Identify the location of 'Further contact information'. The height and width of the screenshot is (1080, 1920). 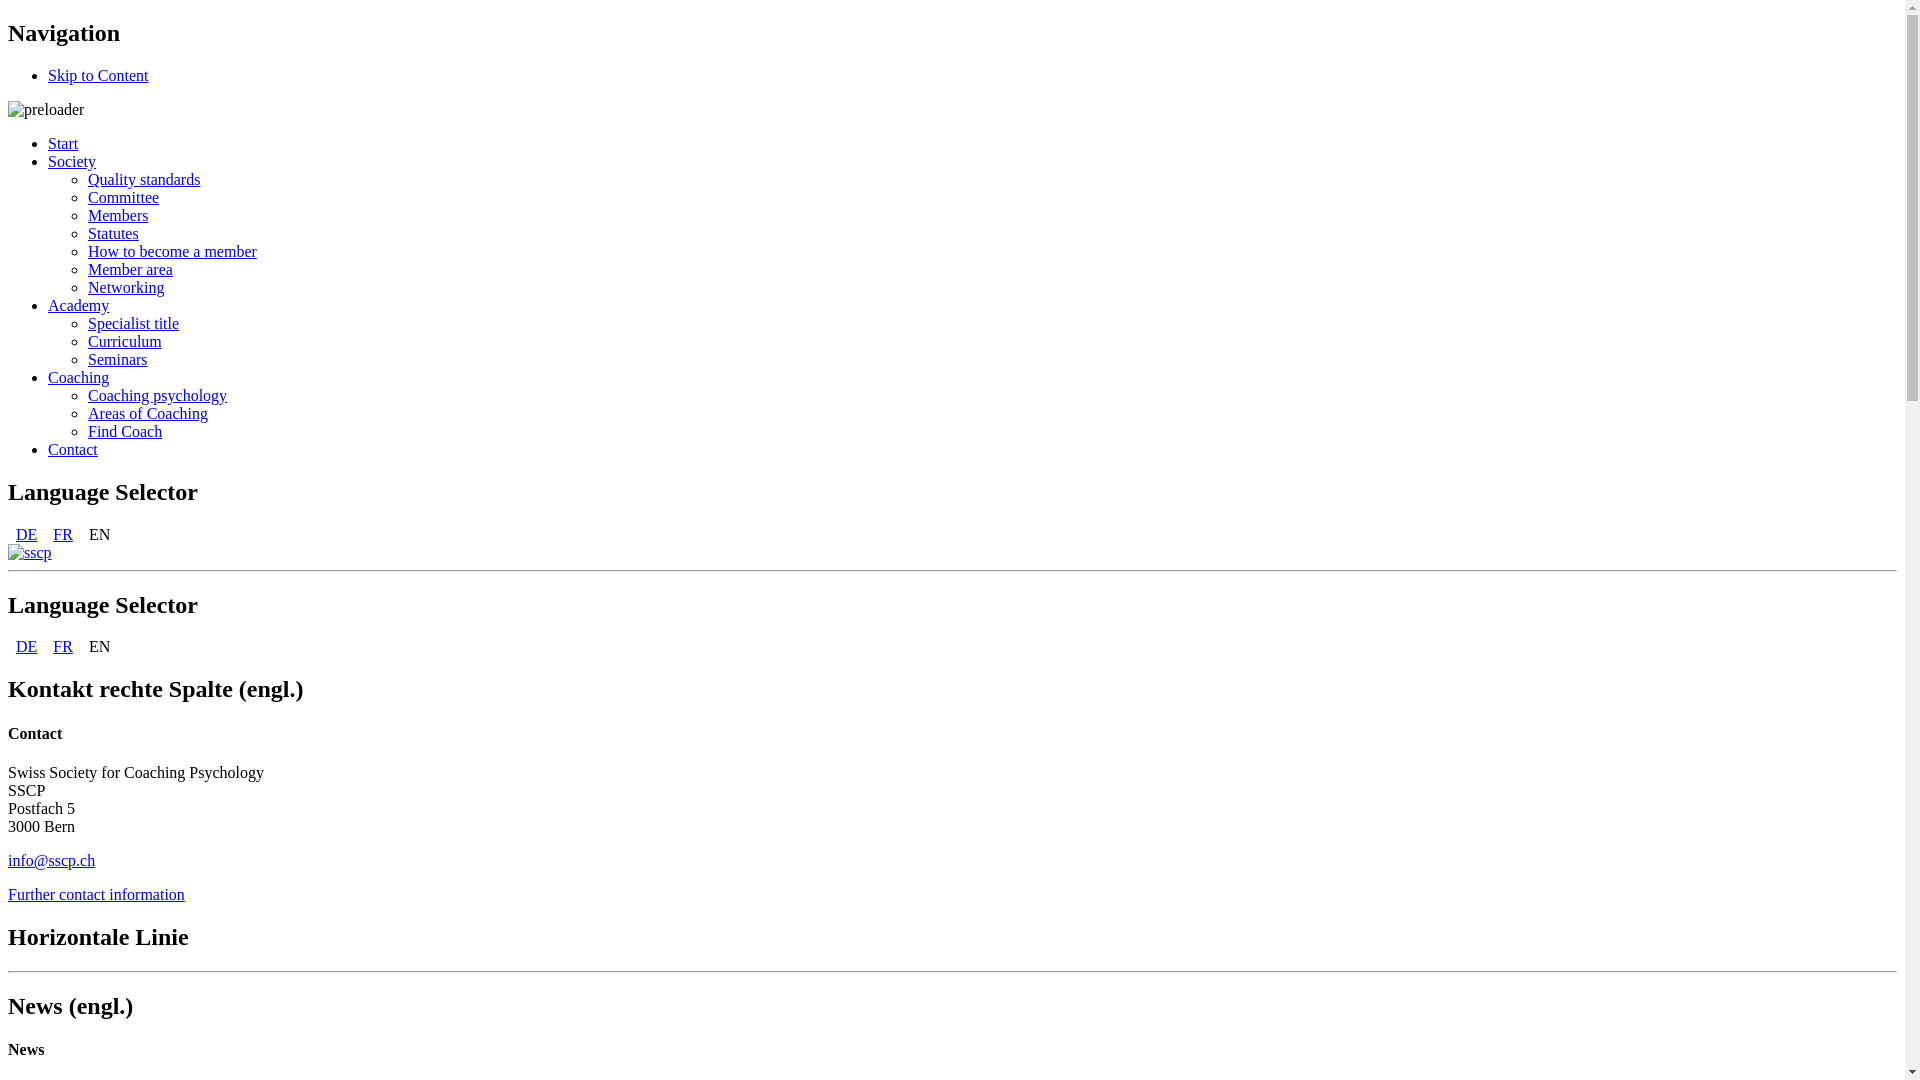
(95, 893).